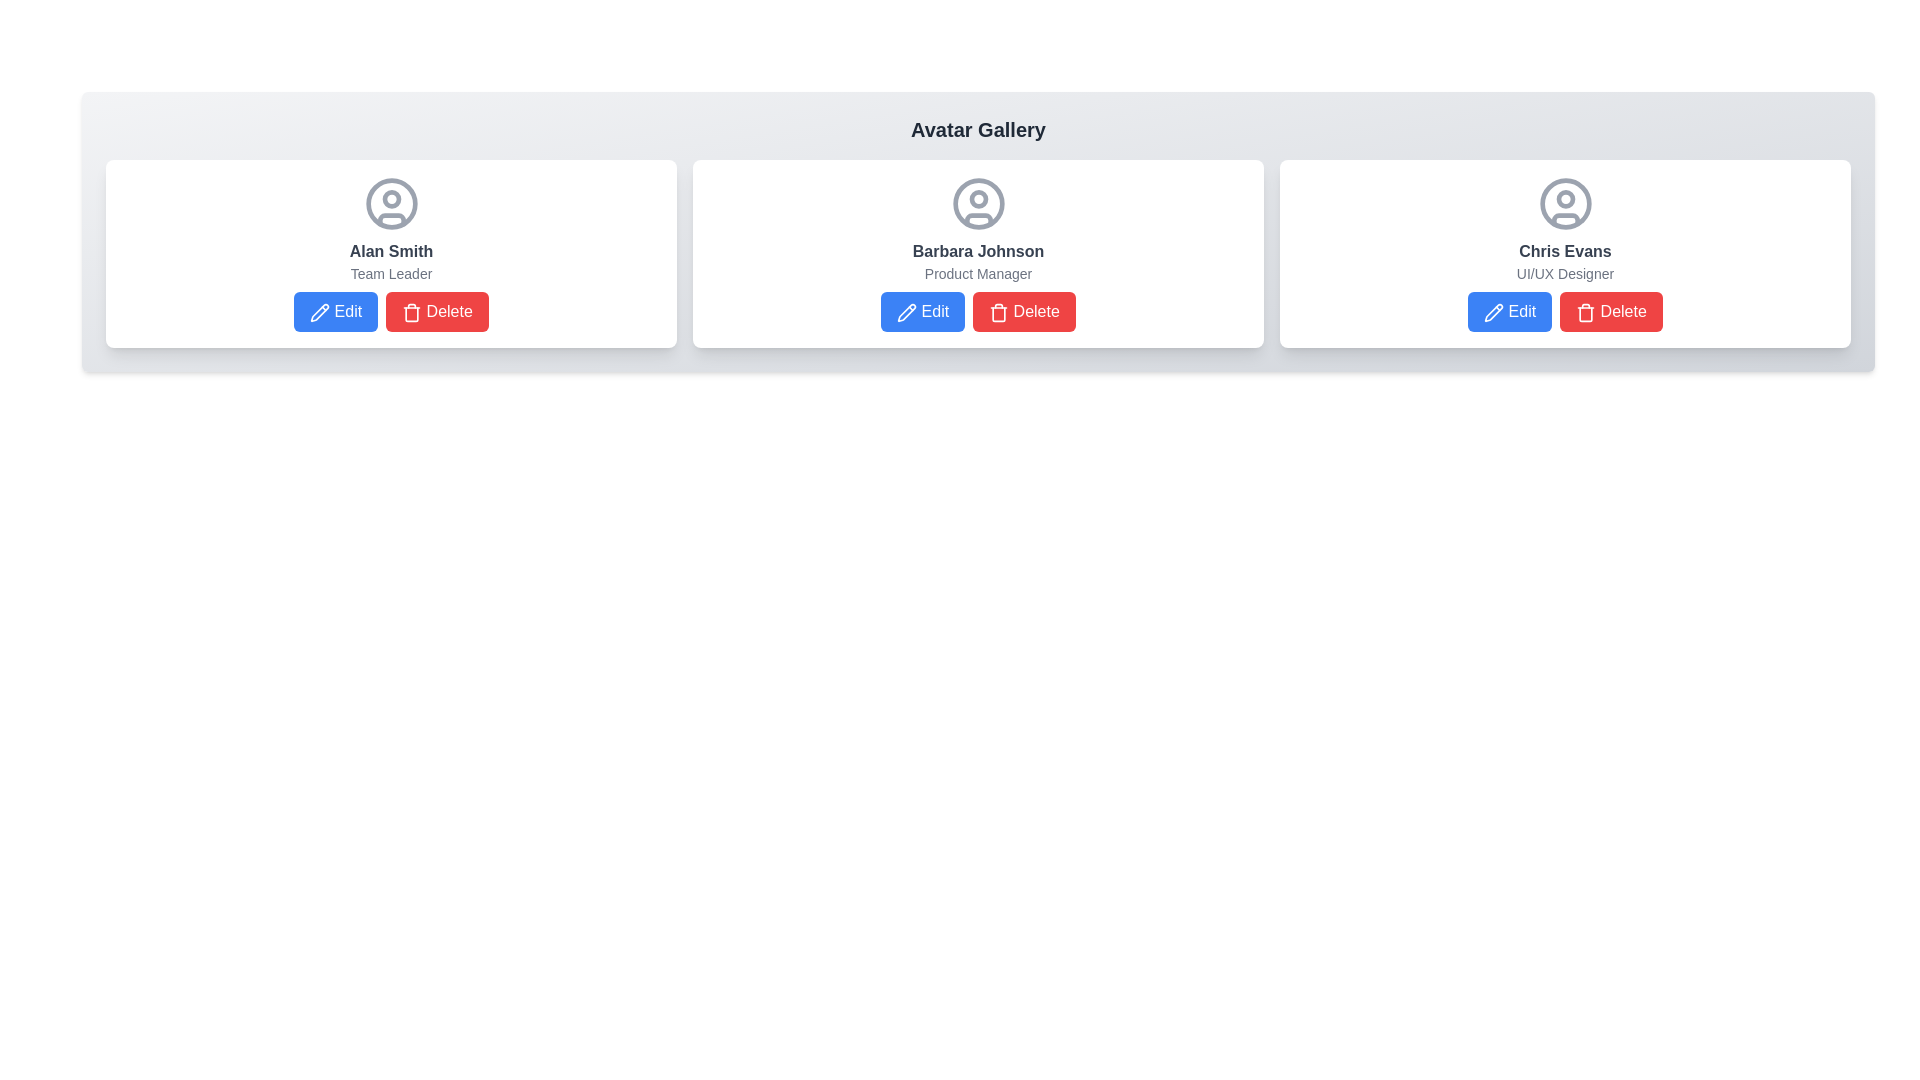  What do you see at coordinates (320, 312) in the screenshot?
I see `the edit icon located underneath the name 'Alan Smith' in the first user card` at bounding box center [320, 312].